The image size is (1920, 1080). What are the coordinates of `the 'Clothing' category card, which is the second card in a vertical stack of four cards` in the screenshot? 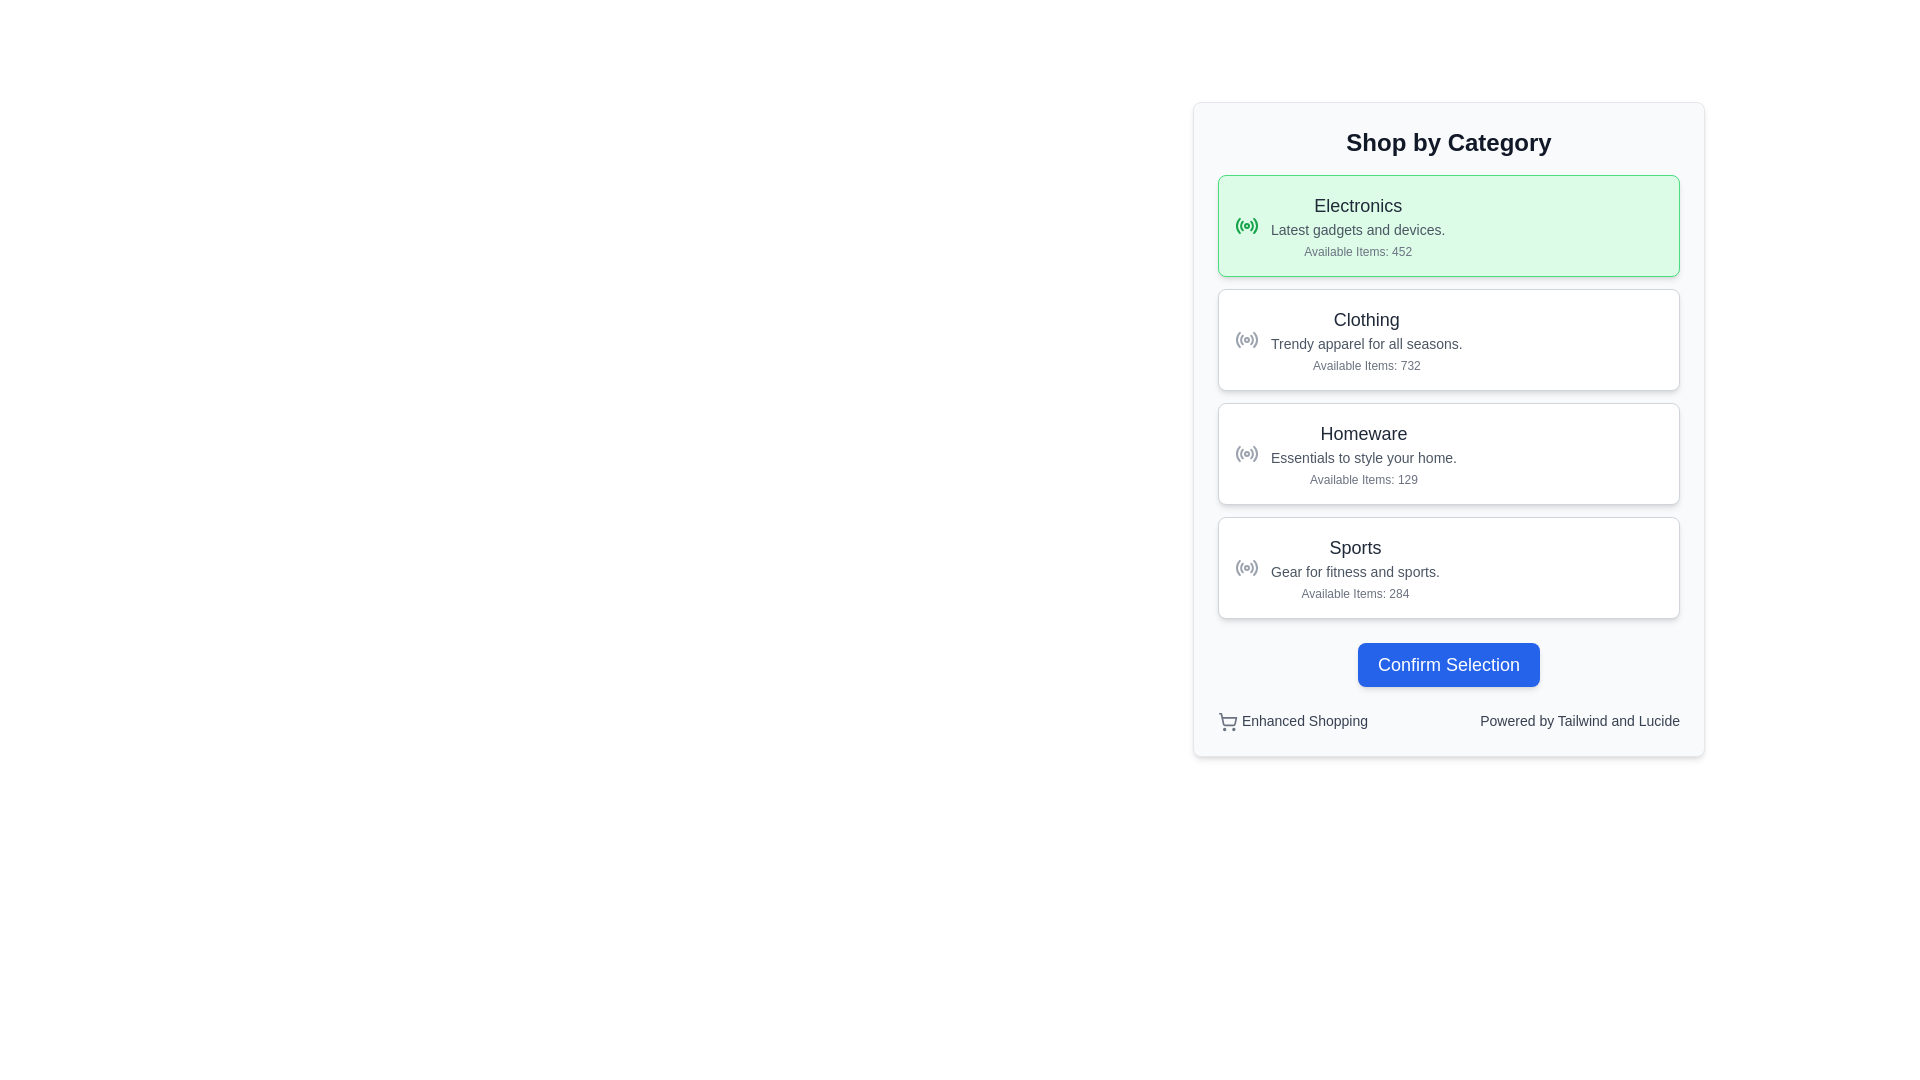 It's located at (1449, 338).